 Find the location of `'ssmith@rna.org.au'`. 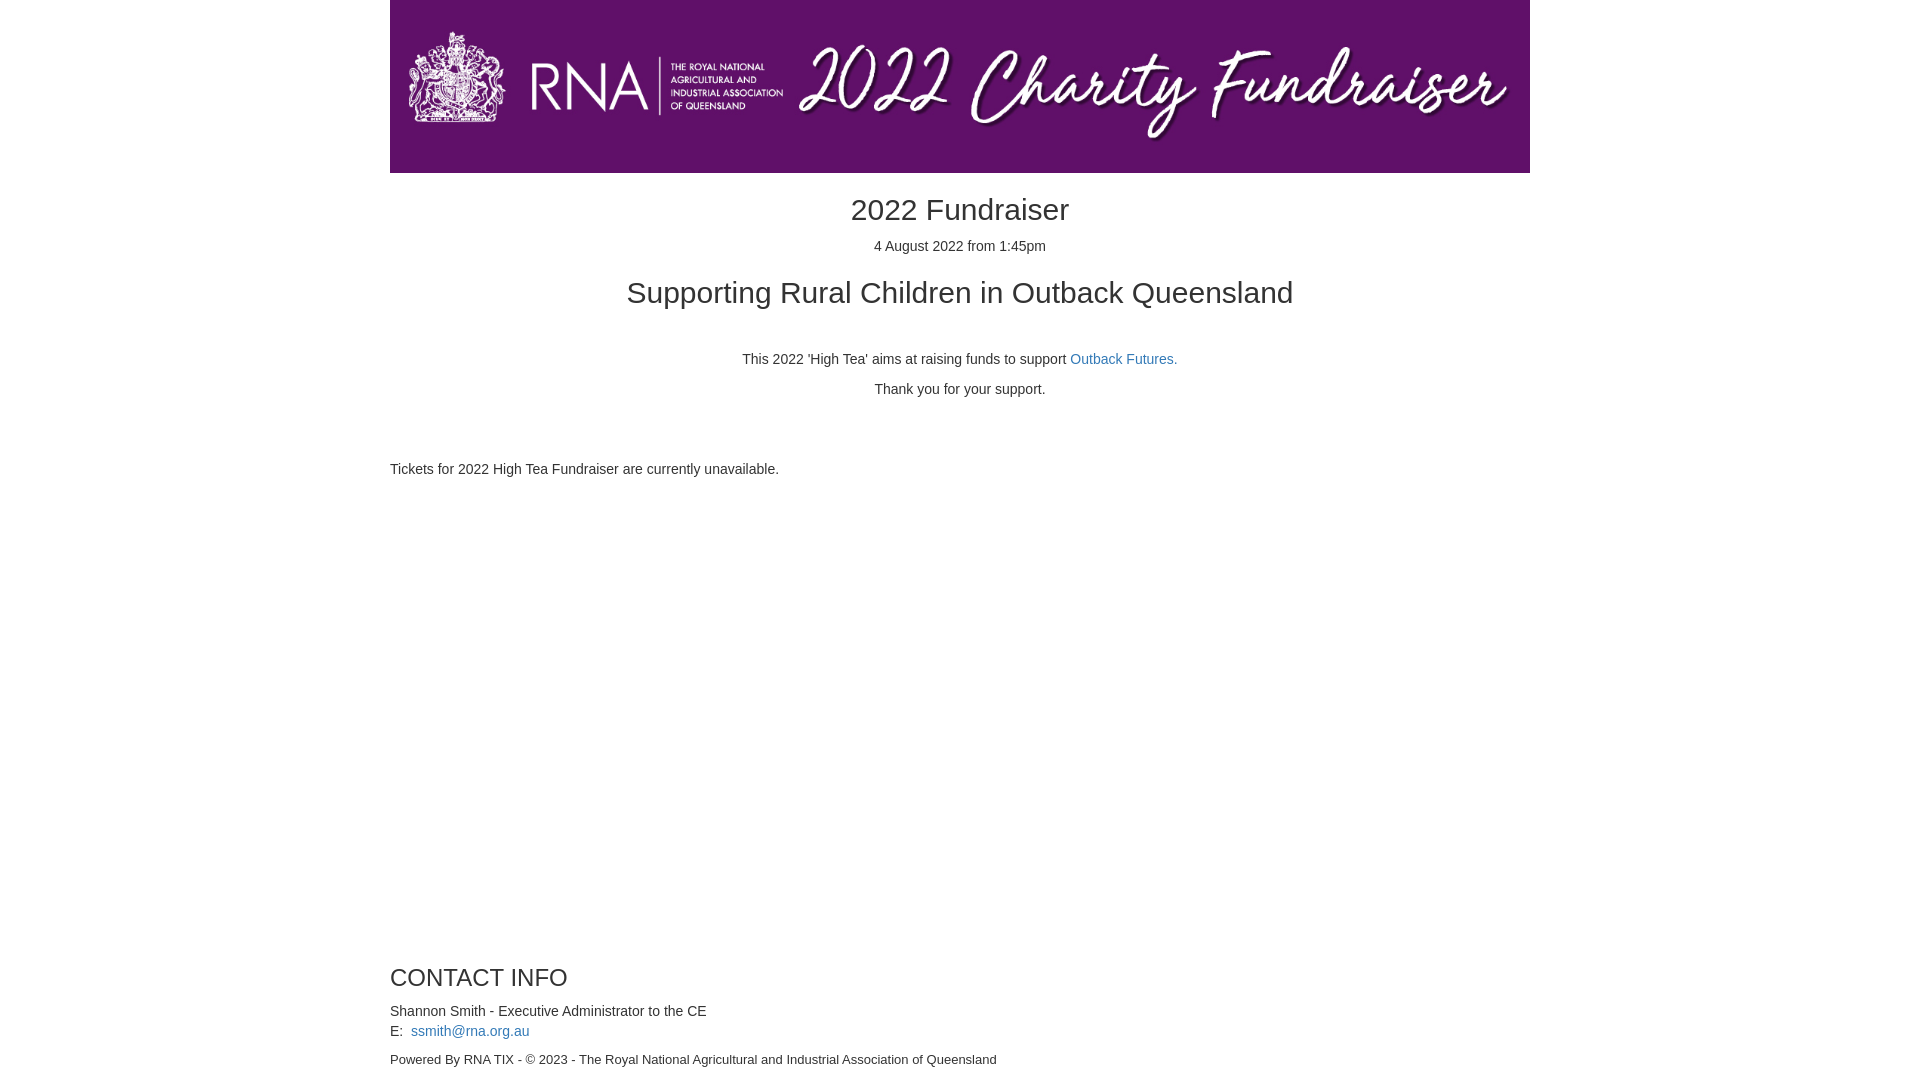

'ssmith@rna.org.au' is located at coordinates (469, 1030).